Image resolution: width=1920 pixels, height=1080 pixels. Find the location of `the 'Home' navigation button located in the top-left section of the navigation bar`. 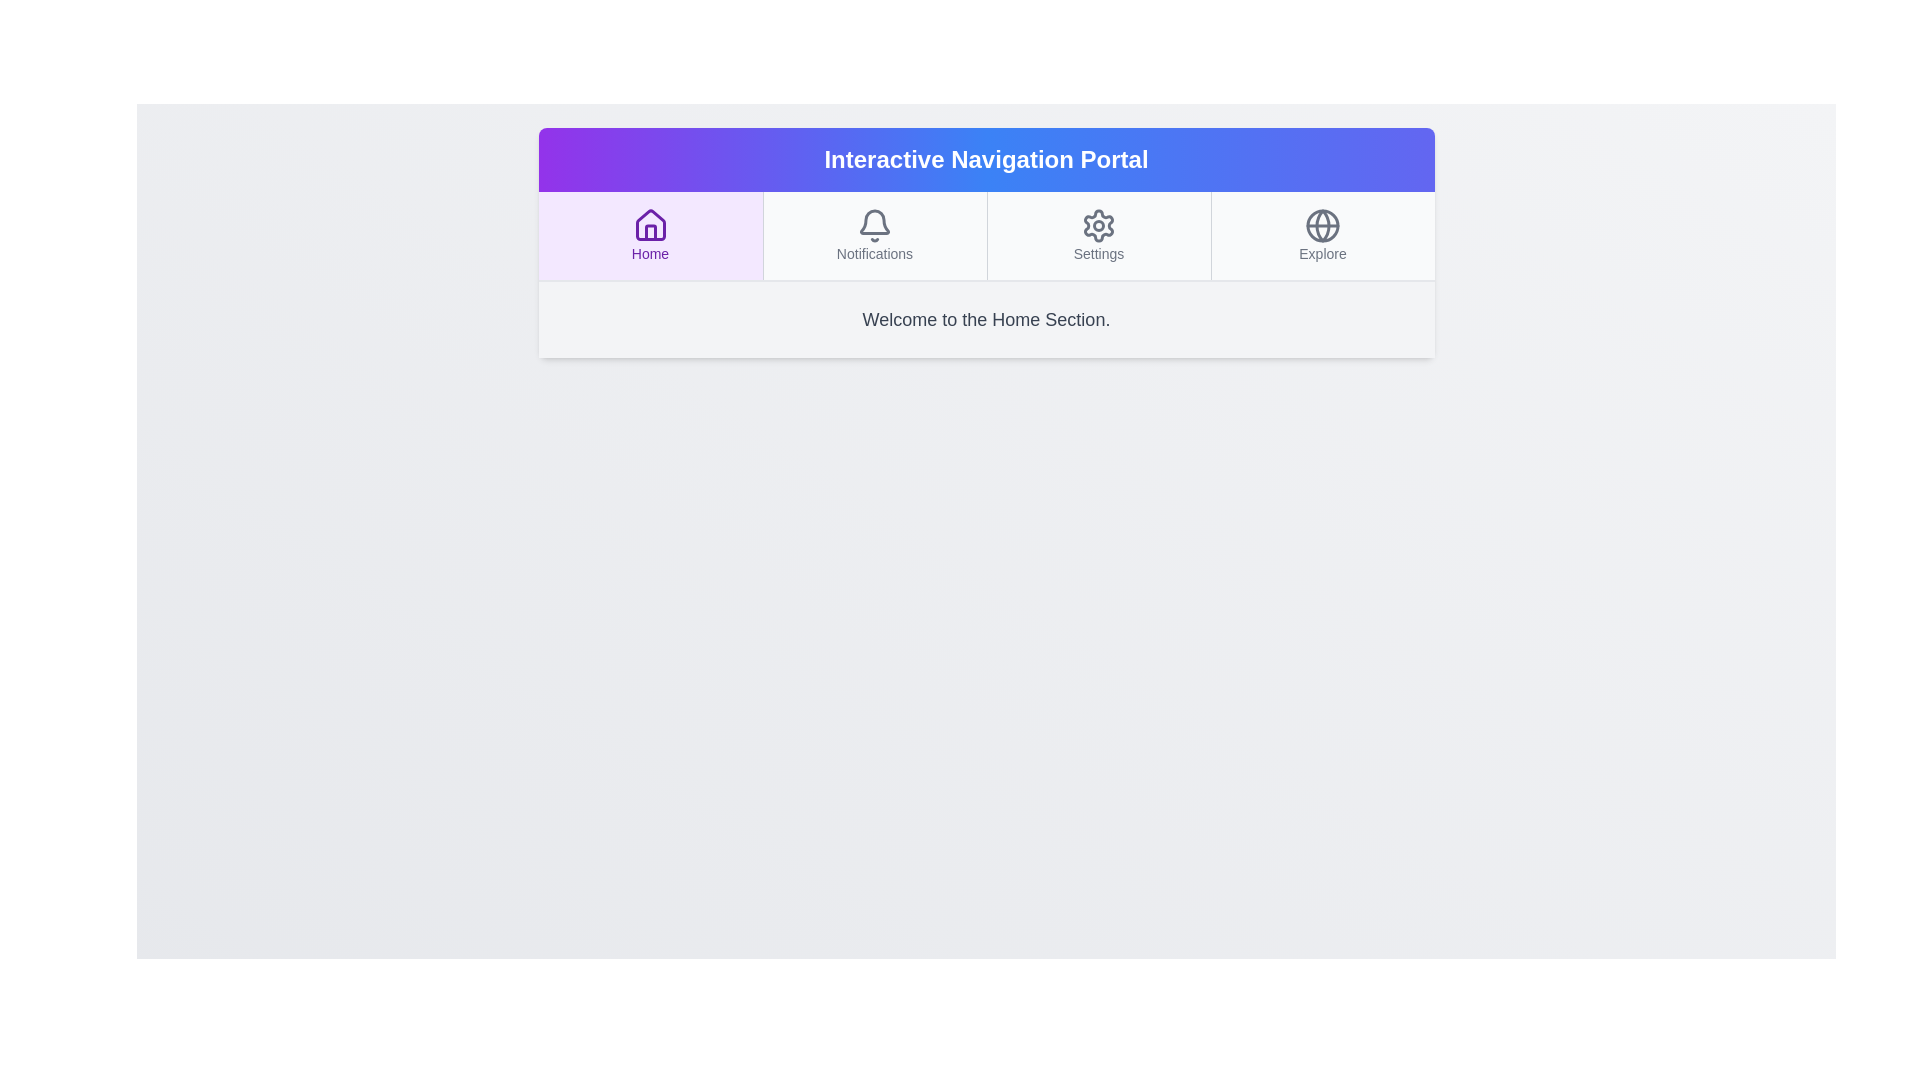

the 'Home' navigation button located in the top-left section of the navigation bar is located at coordinates (650, 234).